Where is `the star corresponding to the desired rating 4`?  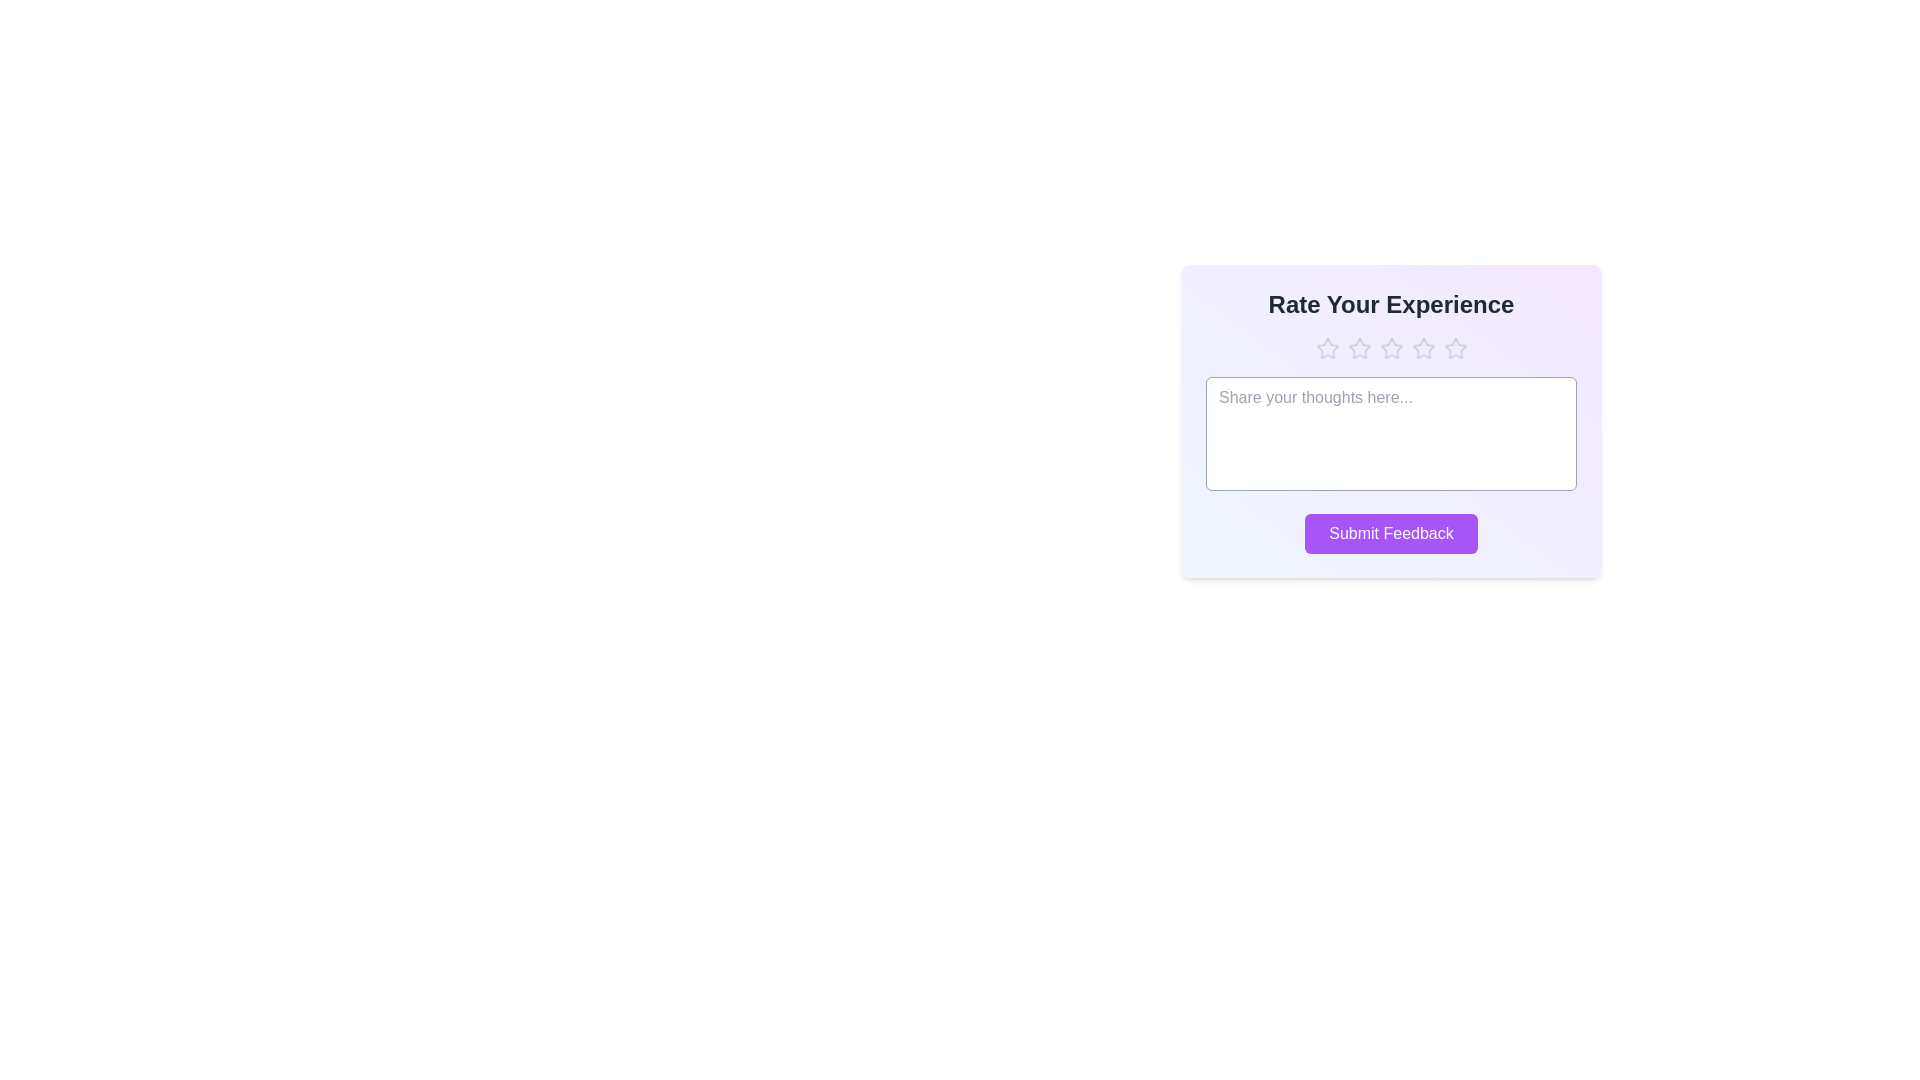 the star corresponding to the desired rating 4 is located at coordinates (1422, 347).